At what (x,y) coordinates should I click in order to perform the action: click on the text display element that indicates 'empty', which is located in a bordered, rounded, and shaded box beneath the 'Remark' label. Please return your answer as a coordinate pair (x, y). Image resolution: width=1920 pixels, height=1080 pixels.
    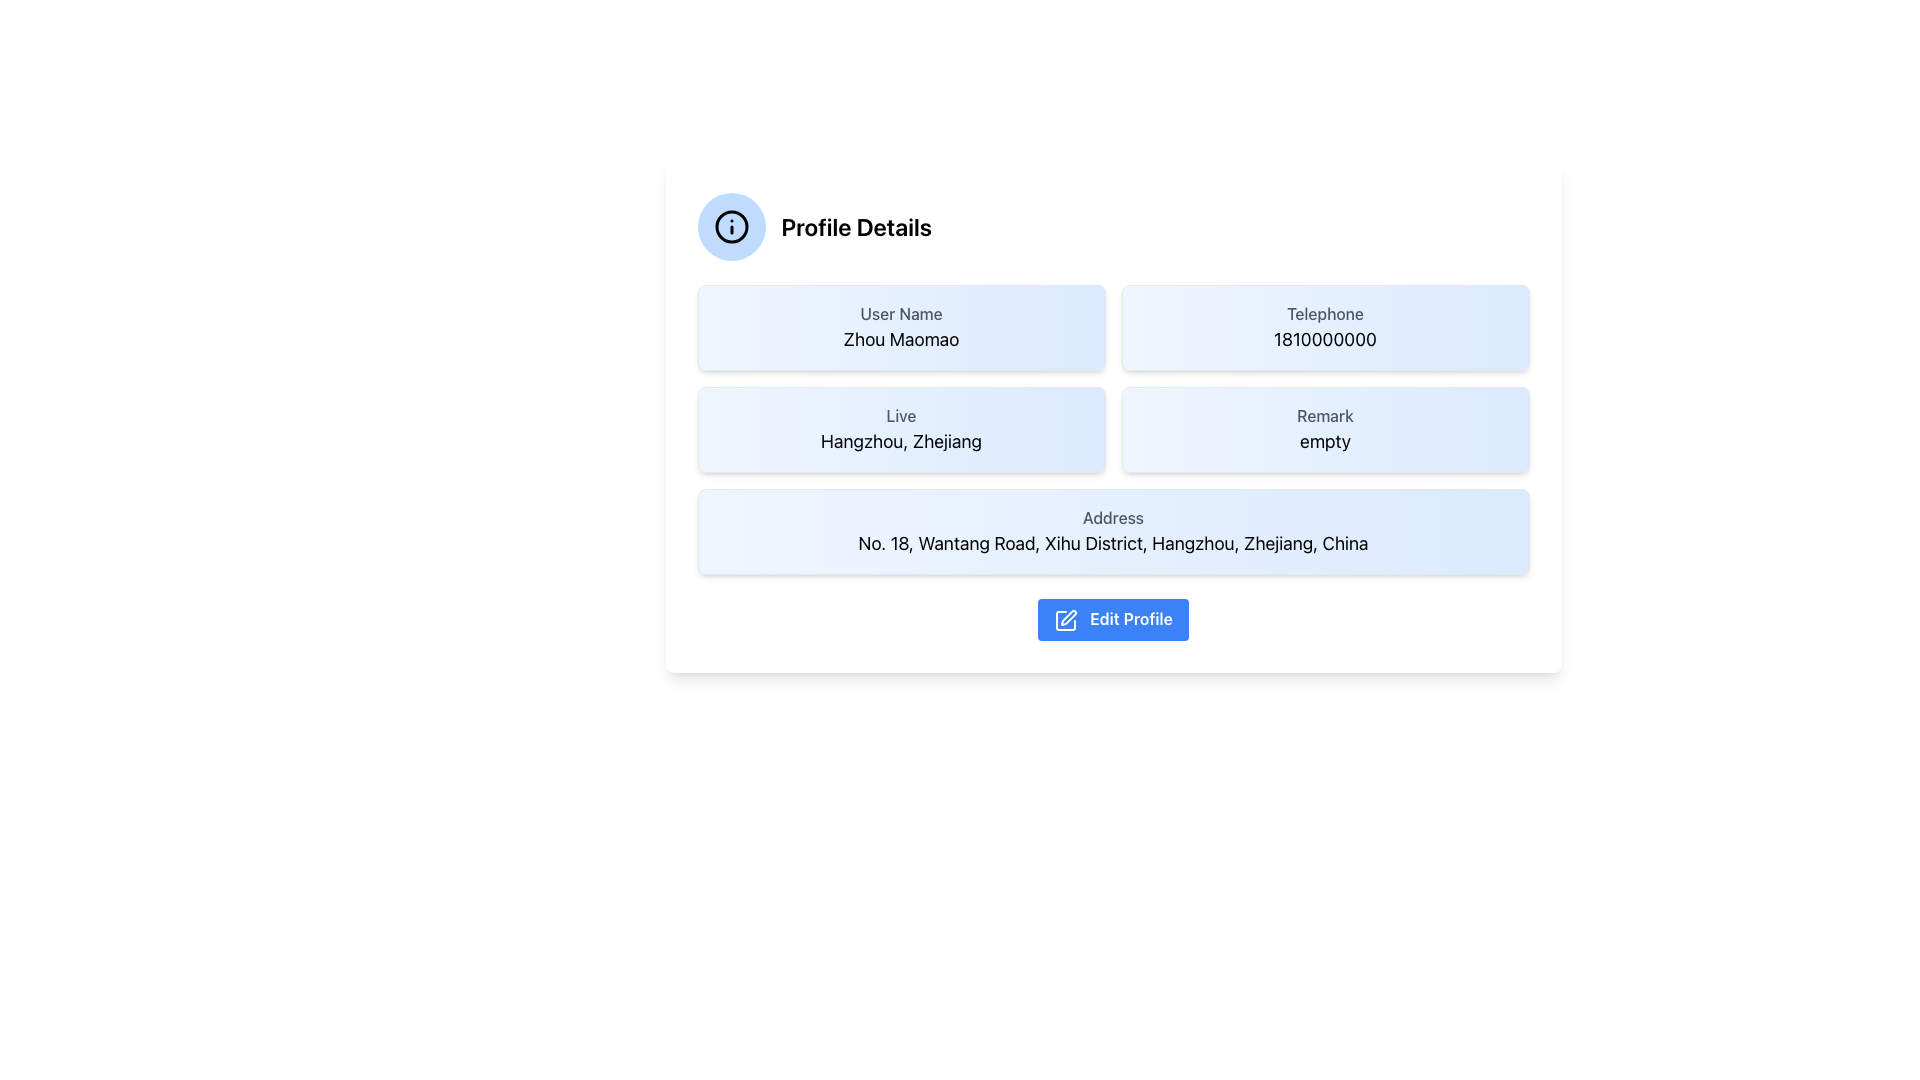
    Looking at the image, I should click on (1325, 441).